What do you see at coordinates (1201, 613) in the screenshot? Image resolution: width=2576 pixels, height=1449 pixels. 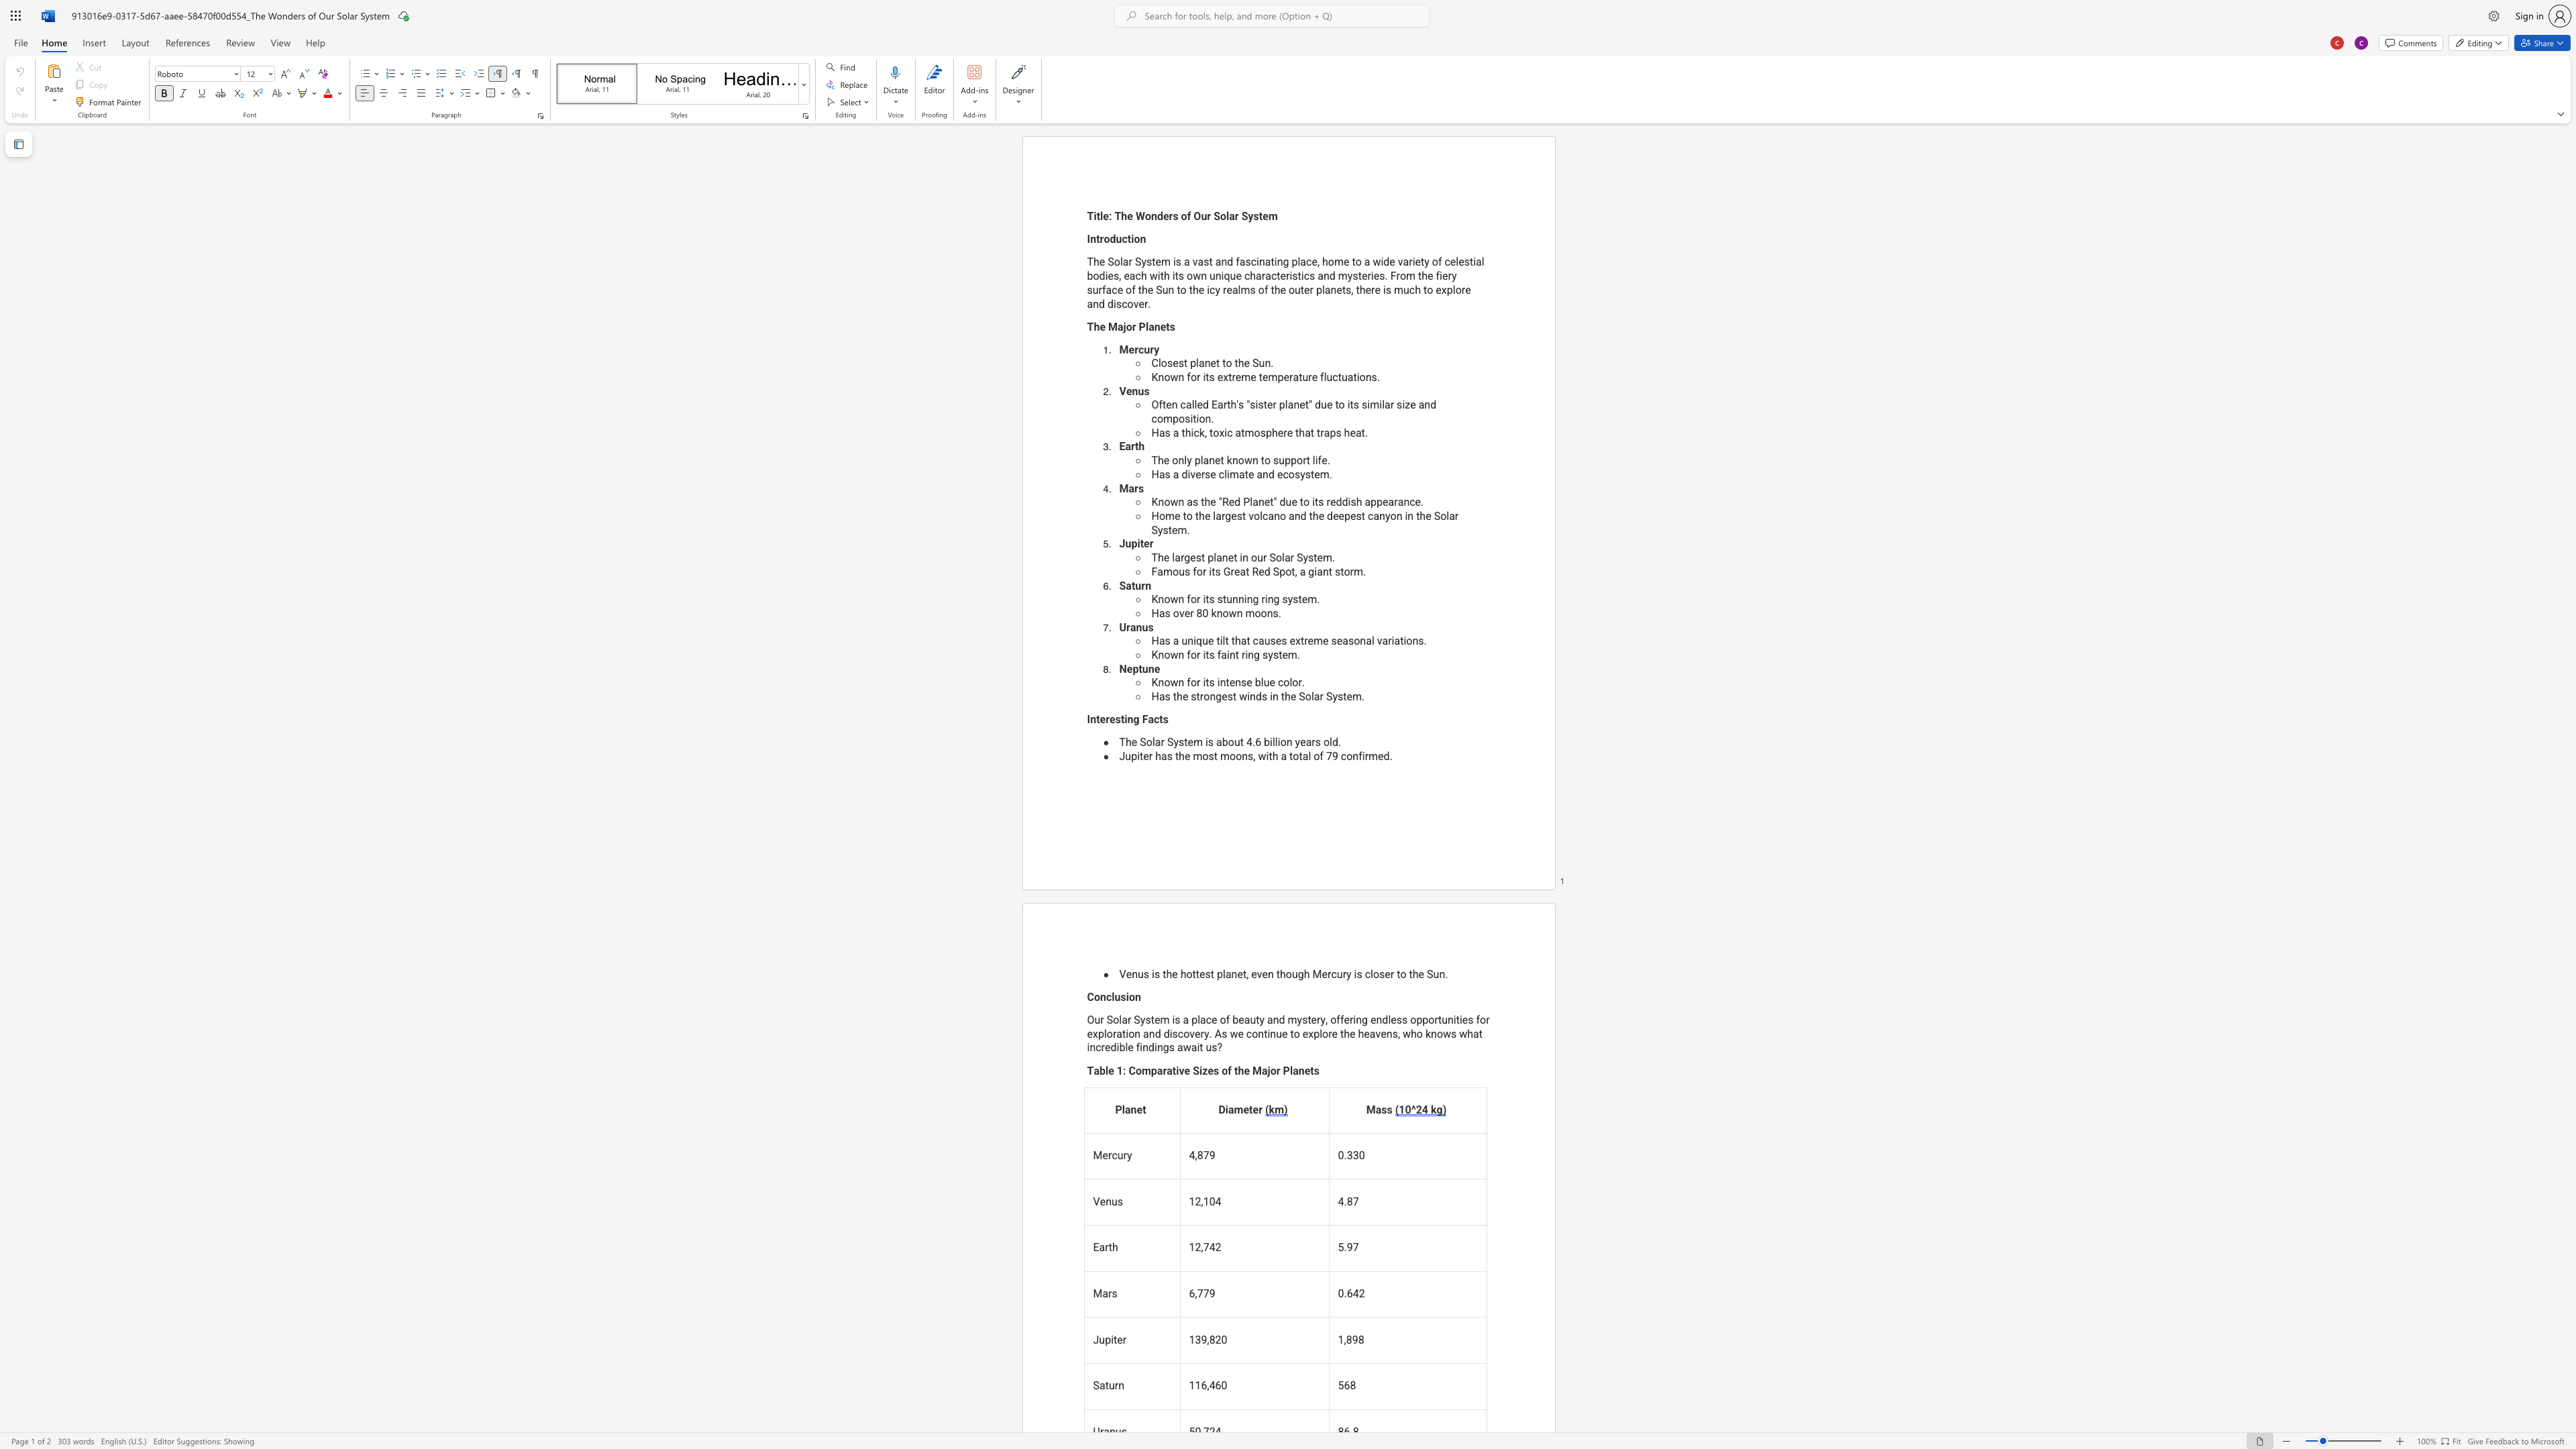 I see `the subset text "0 known moo" within the text "Has over 80 known moons."` at bounding box center [1201, 613].